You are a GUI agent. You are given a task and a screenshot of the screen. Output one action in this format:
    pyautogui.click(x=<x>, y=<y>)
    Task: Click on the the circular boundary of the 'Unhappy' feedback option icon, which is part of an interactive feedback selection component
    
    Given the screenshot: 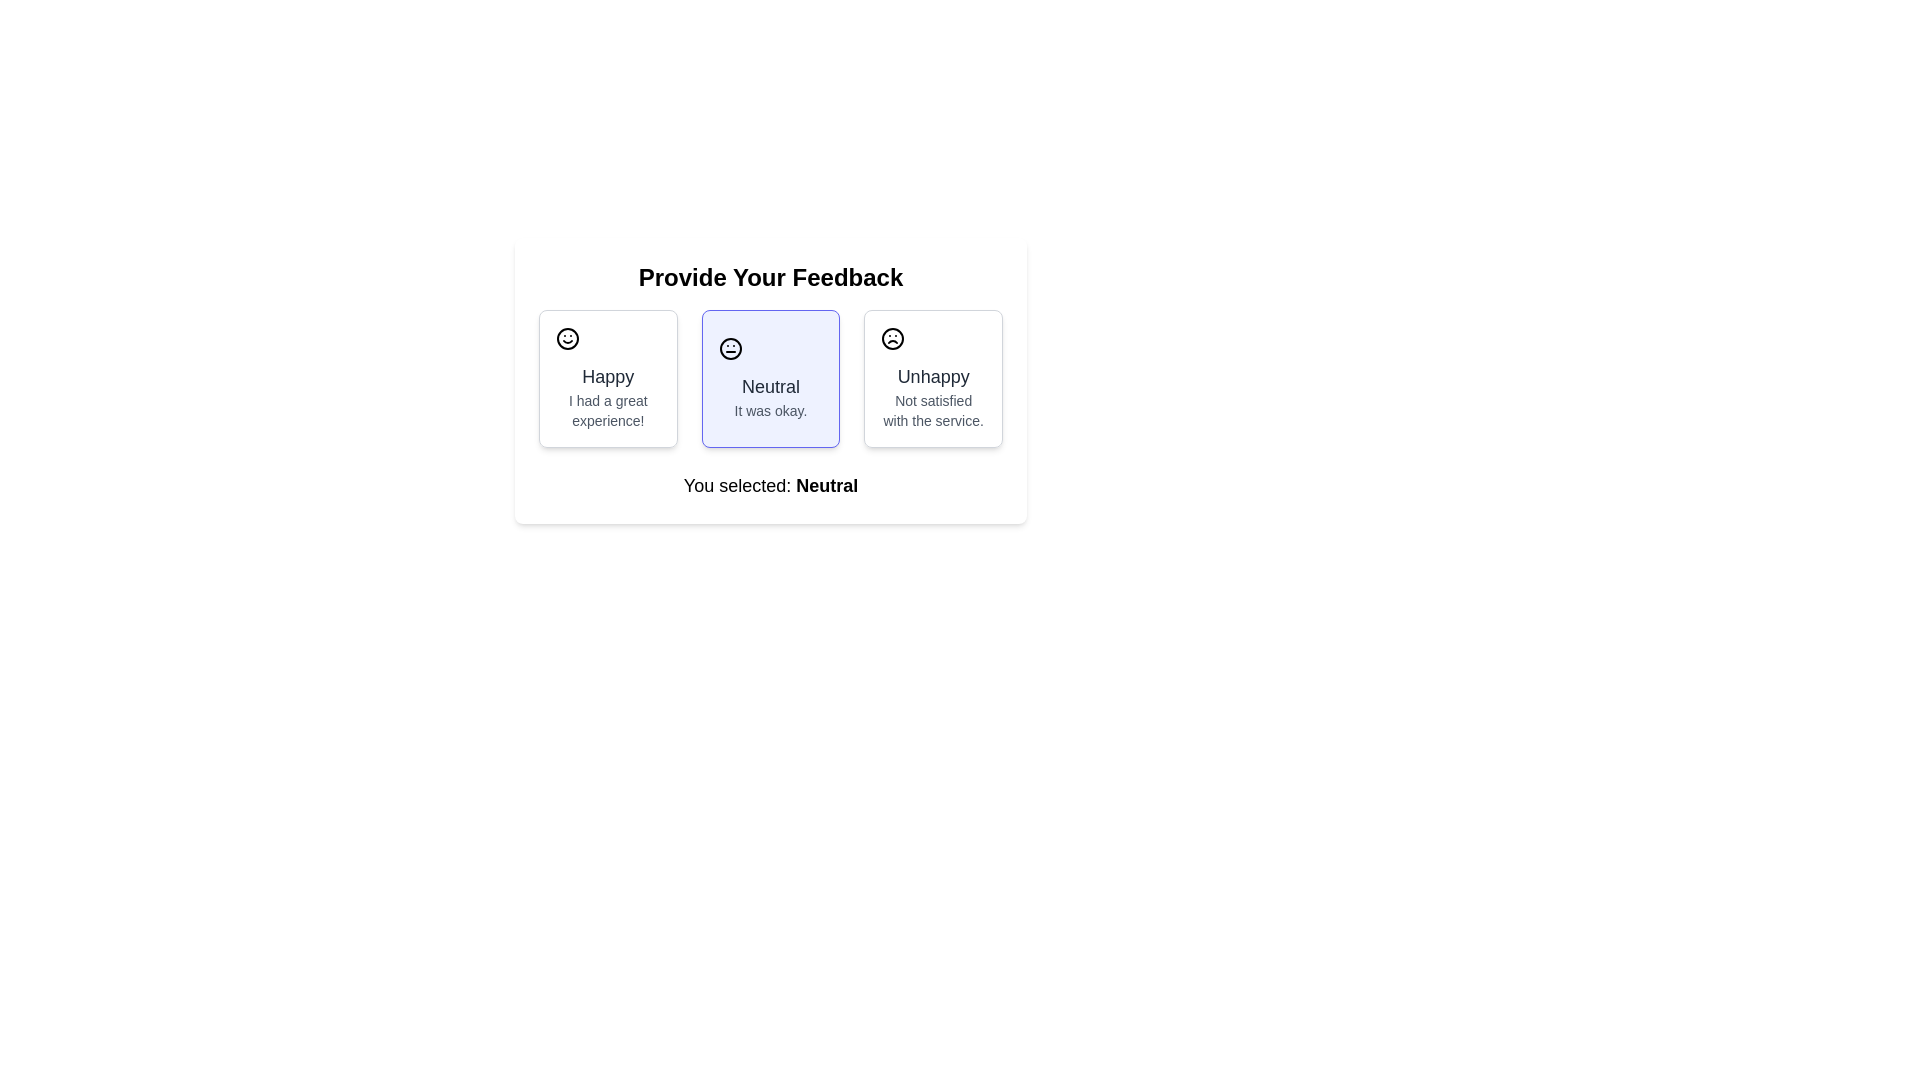 What is the action you would take?
    pyautogui.click(x=891, y=338)
    